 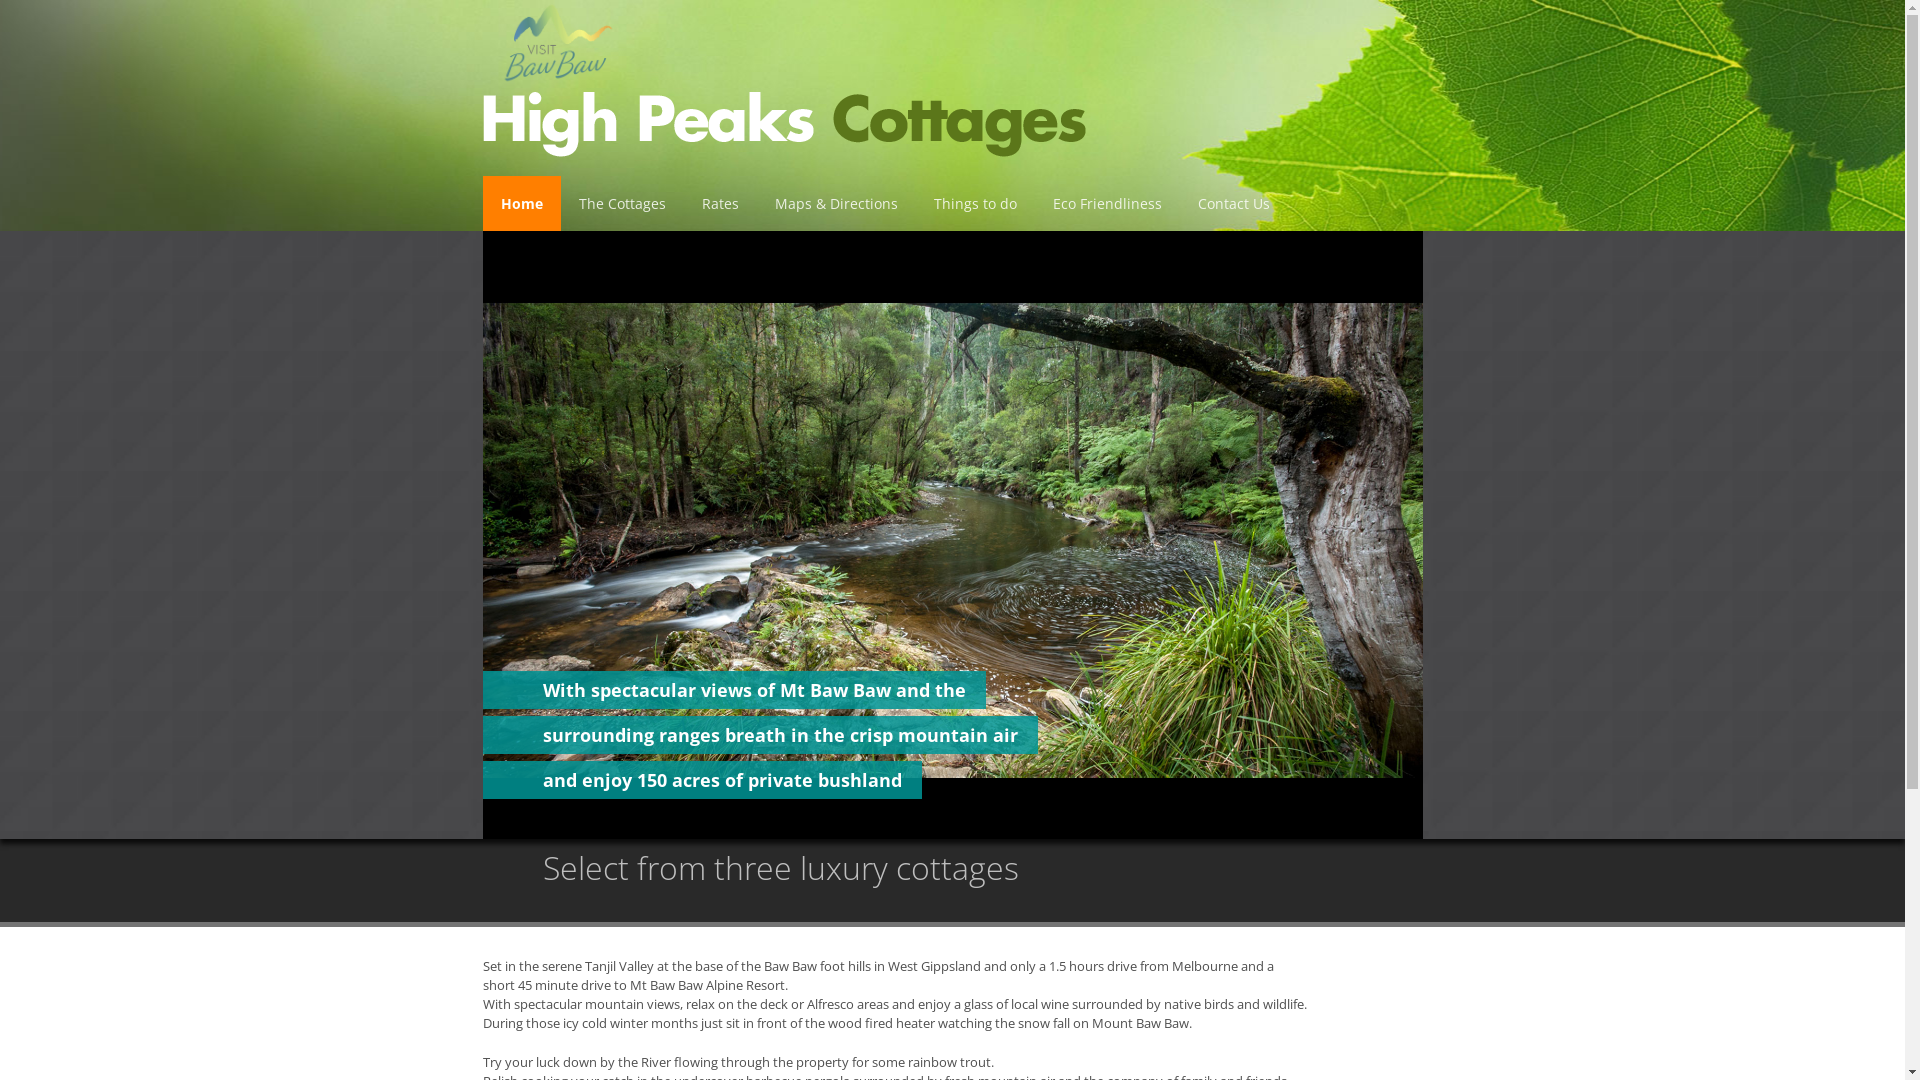 I want to click on 'Eco Friendliness', so click(x=1105, y=203).